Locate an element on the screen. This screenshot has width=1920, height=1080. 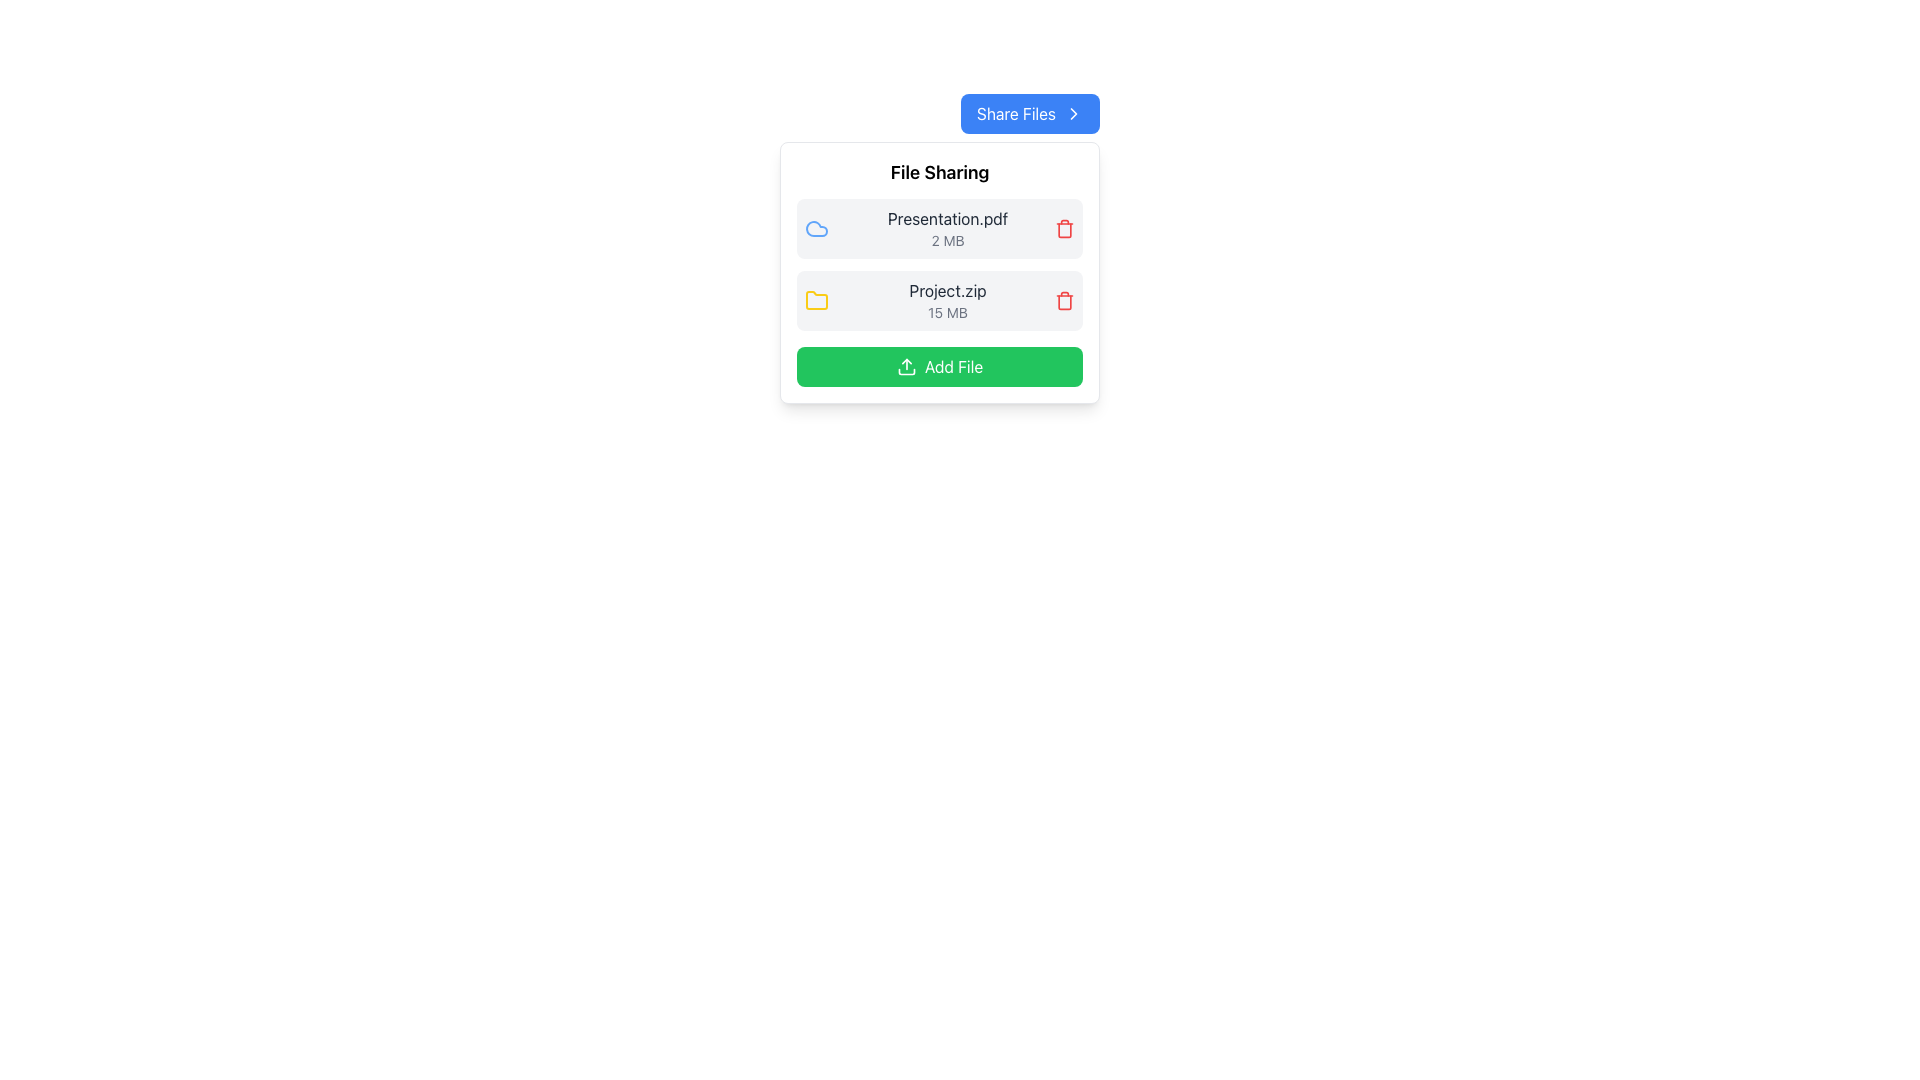
the red trash bin icon located on the right side of the 'Project.zip' file entry to darken its color is located at coordinates (1064, 300).